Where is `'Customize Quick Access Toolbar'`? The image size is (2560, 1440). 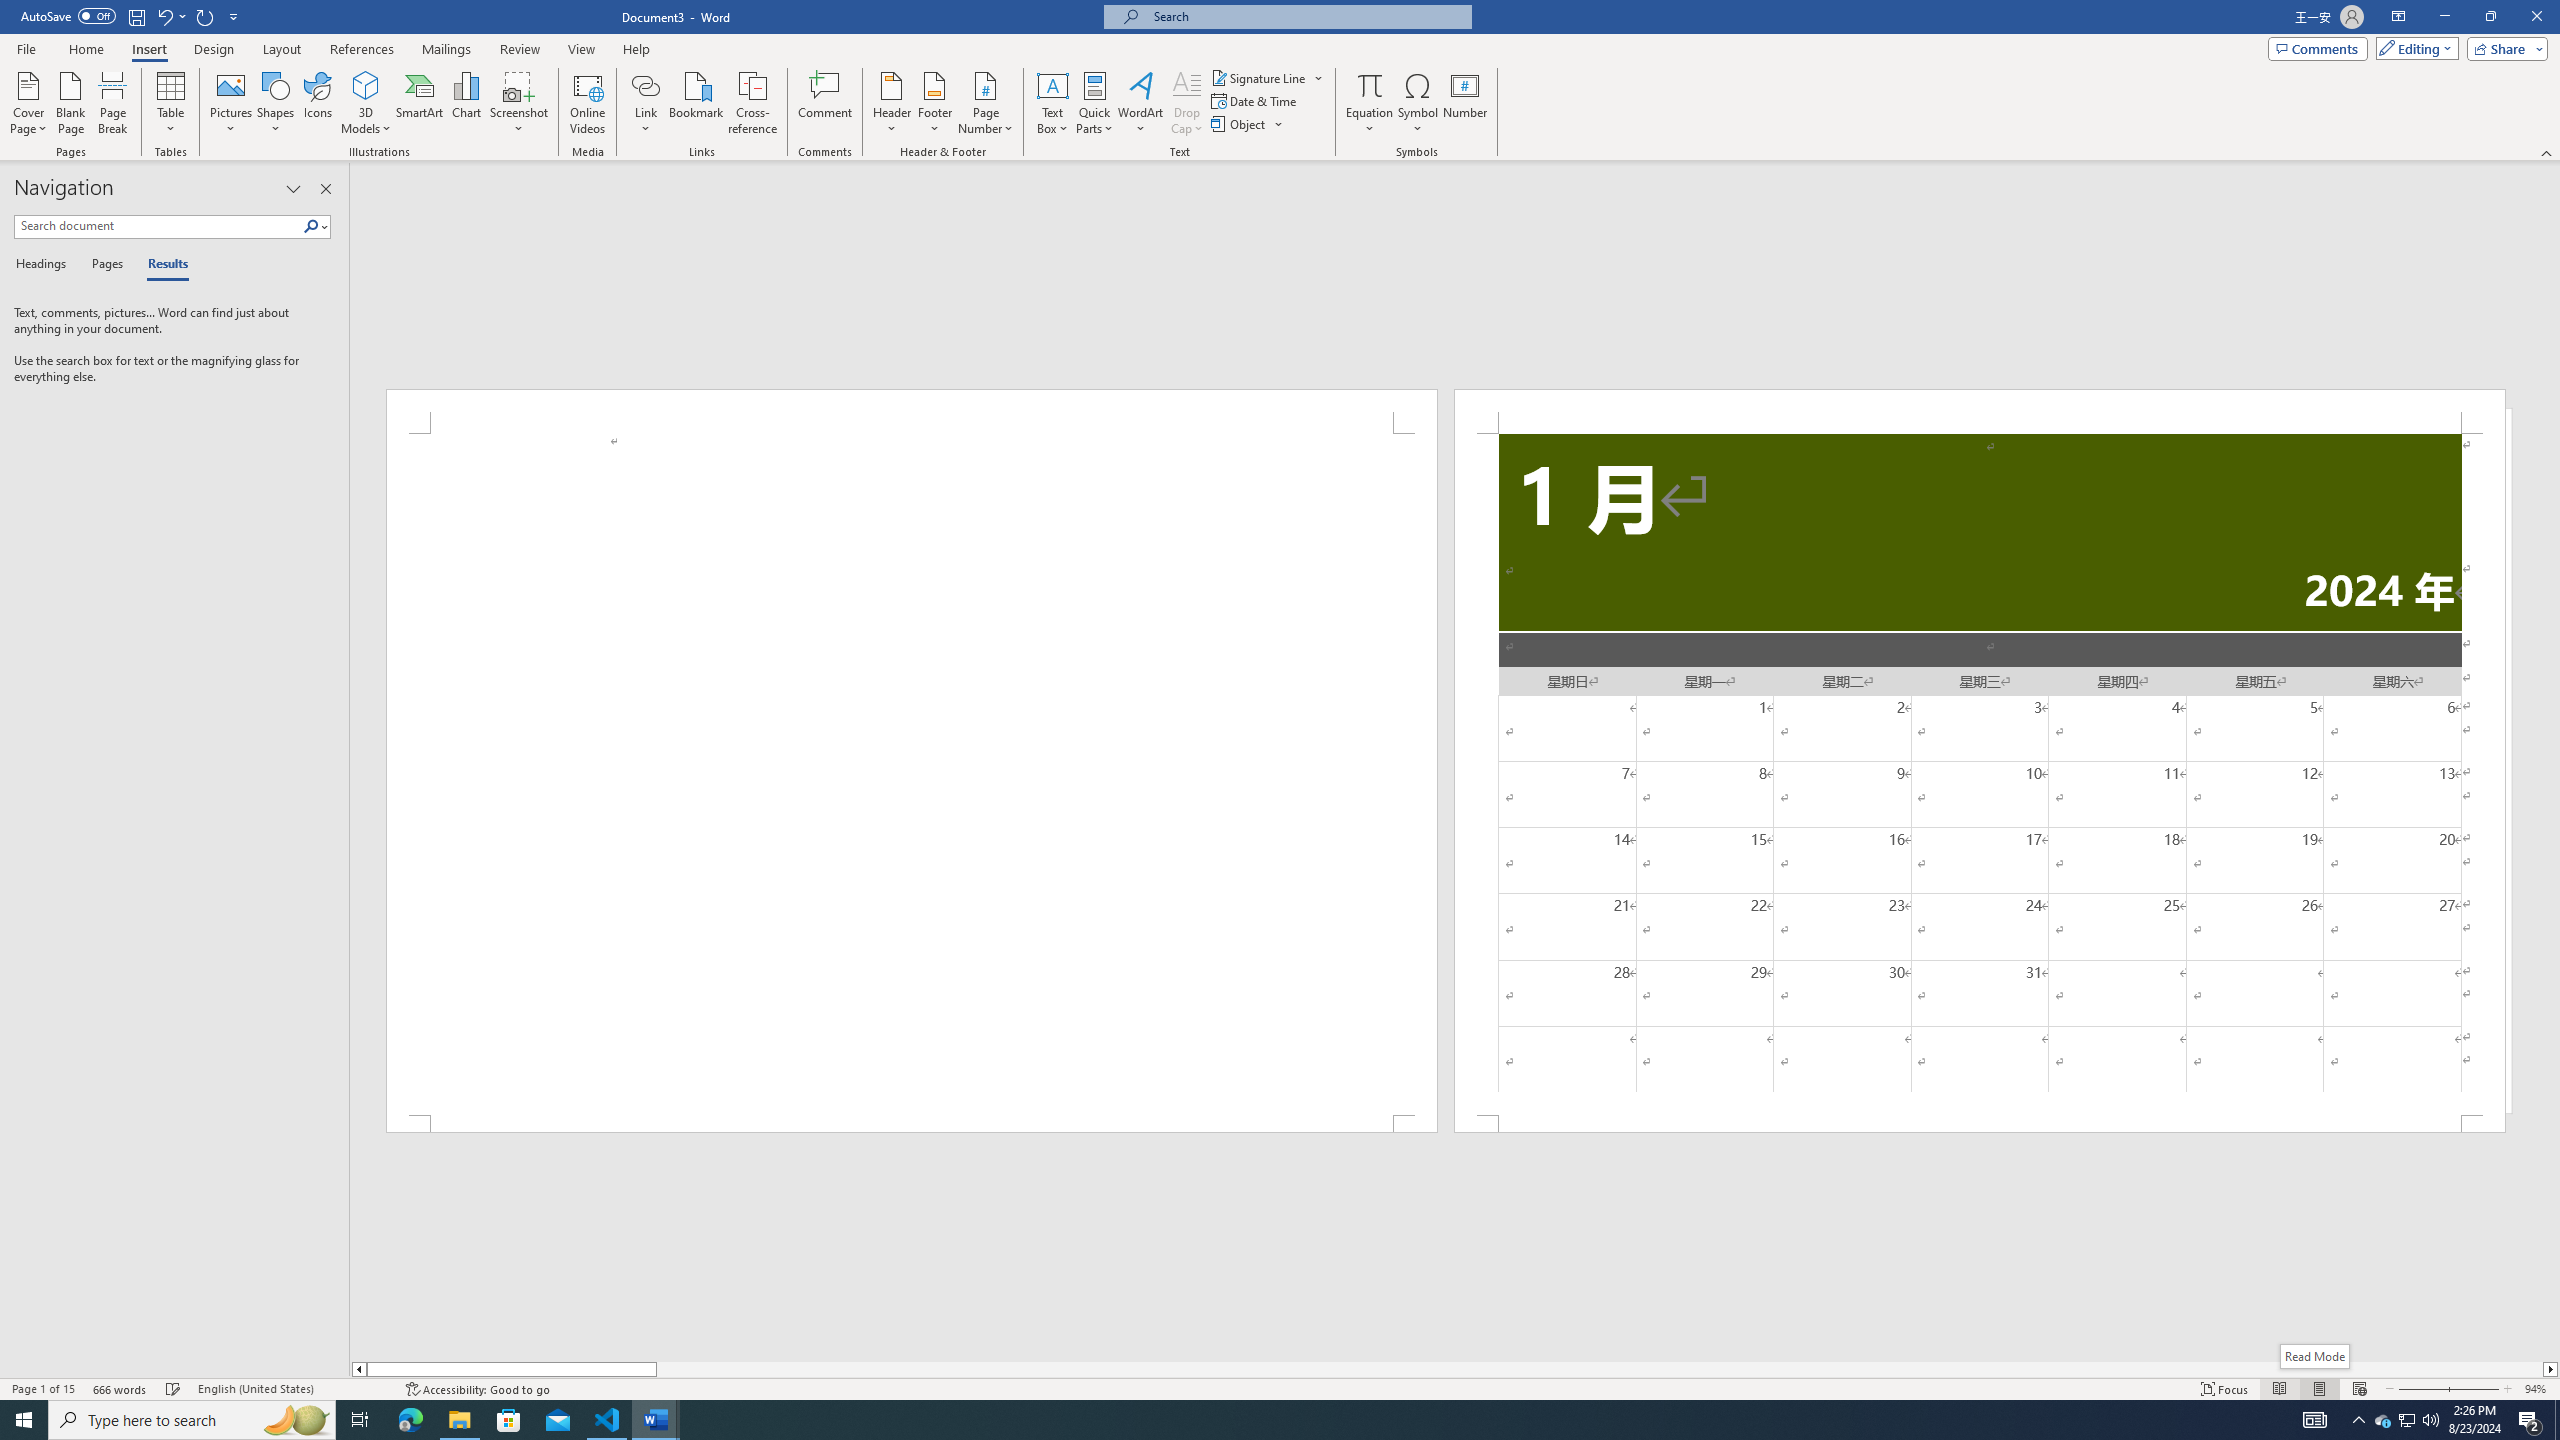 'Customize Quick Access Toolbar' is located at coordinates (233, 15).